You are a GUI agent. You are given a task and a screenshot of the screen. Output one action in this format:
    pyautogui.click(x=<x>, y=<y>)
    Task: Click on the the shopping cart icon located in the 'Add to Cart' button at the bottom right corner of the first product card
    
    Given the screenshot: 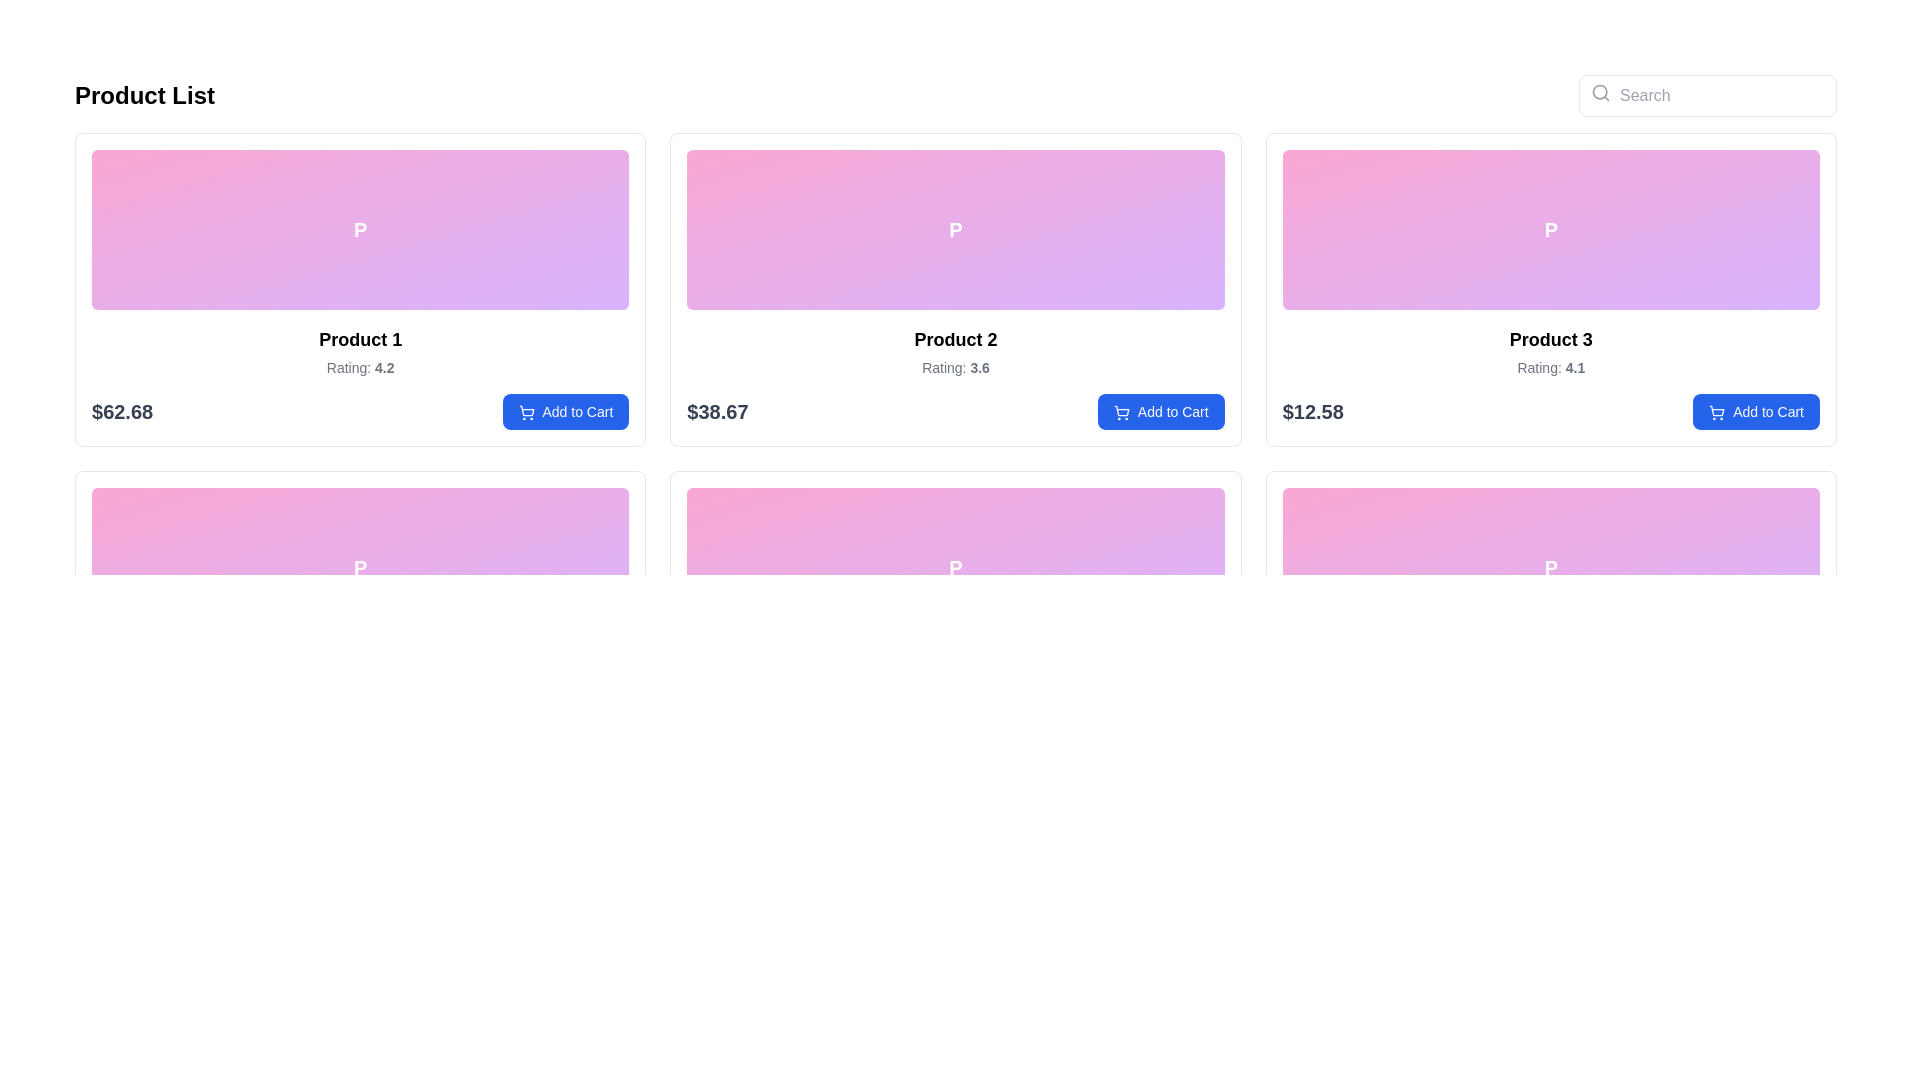 What is the action you would take?
    pyautogui.click(x=526, y=410)
    